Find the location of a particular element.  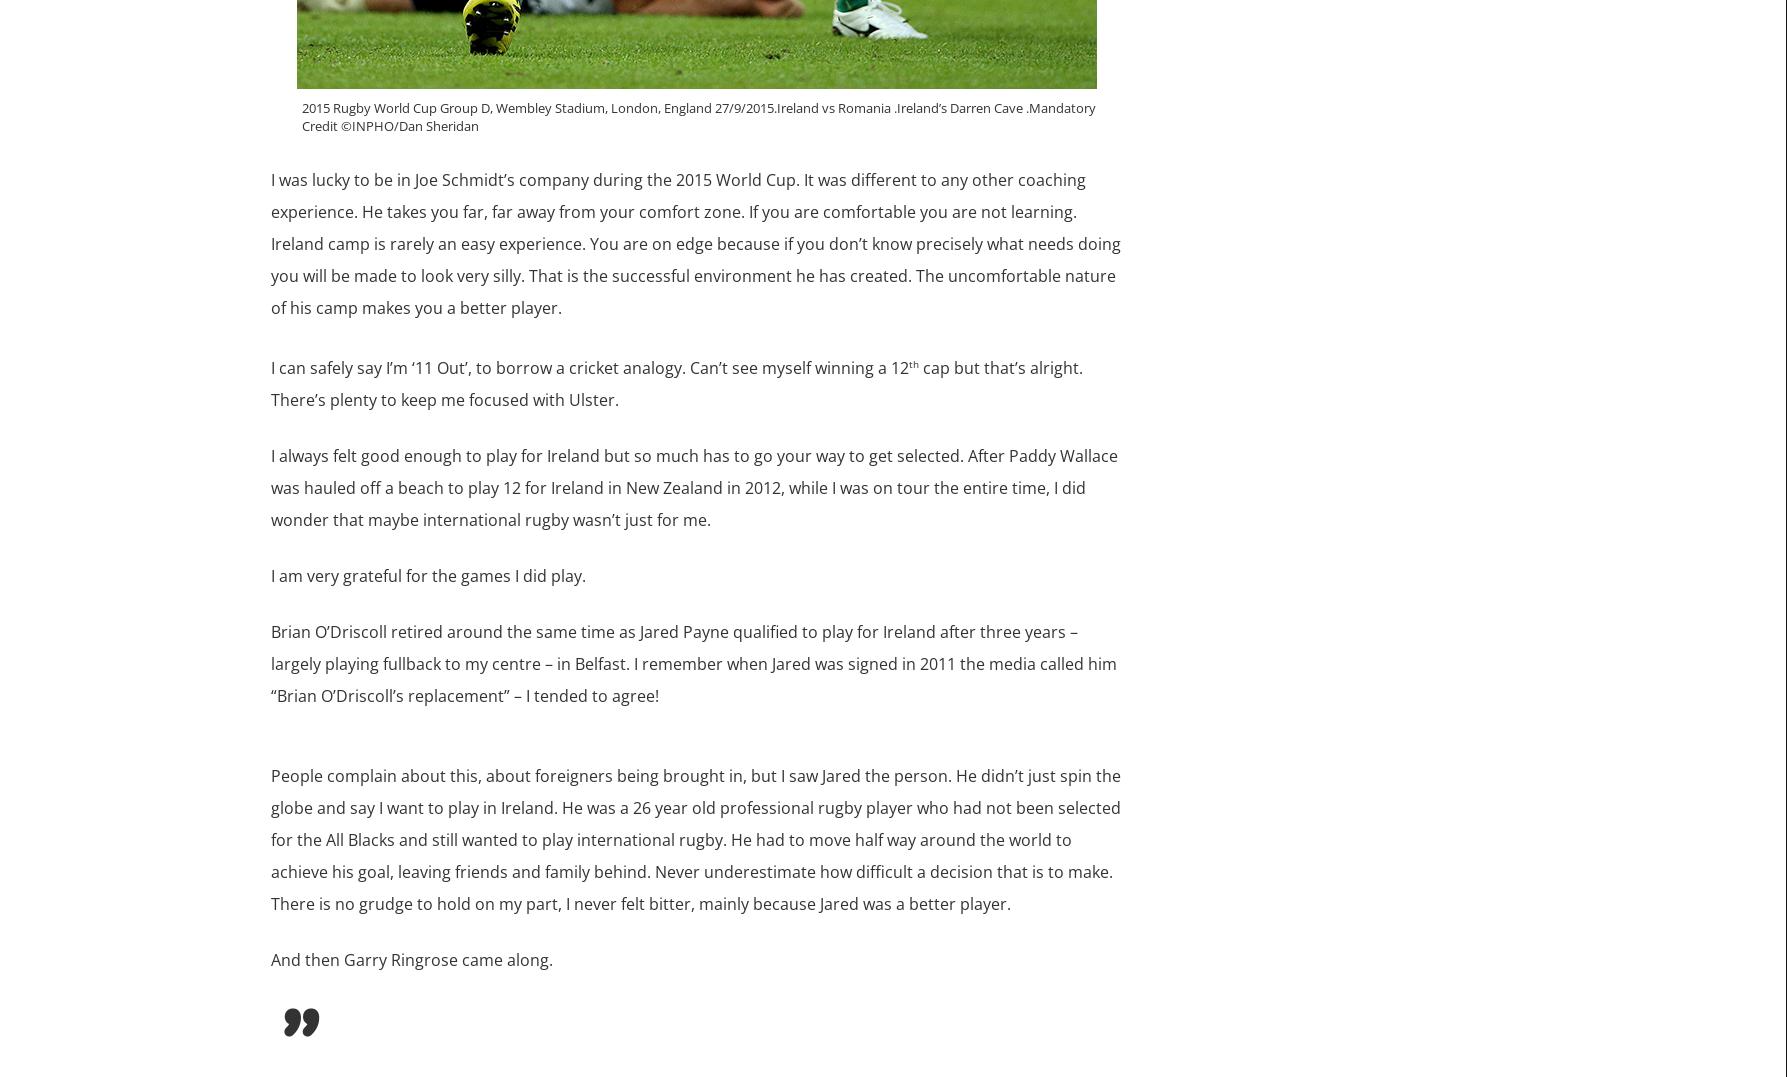

'I can safely say I’m ‘11 Out’, to borrow a cricket analogy. Can’t see myself winning a 12' is located at coordinates (587, 367).